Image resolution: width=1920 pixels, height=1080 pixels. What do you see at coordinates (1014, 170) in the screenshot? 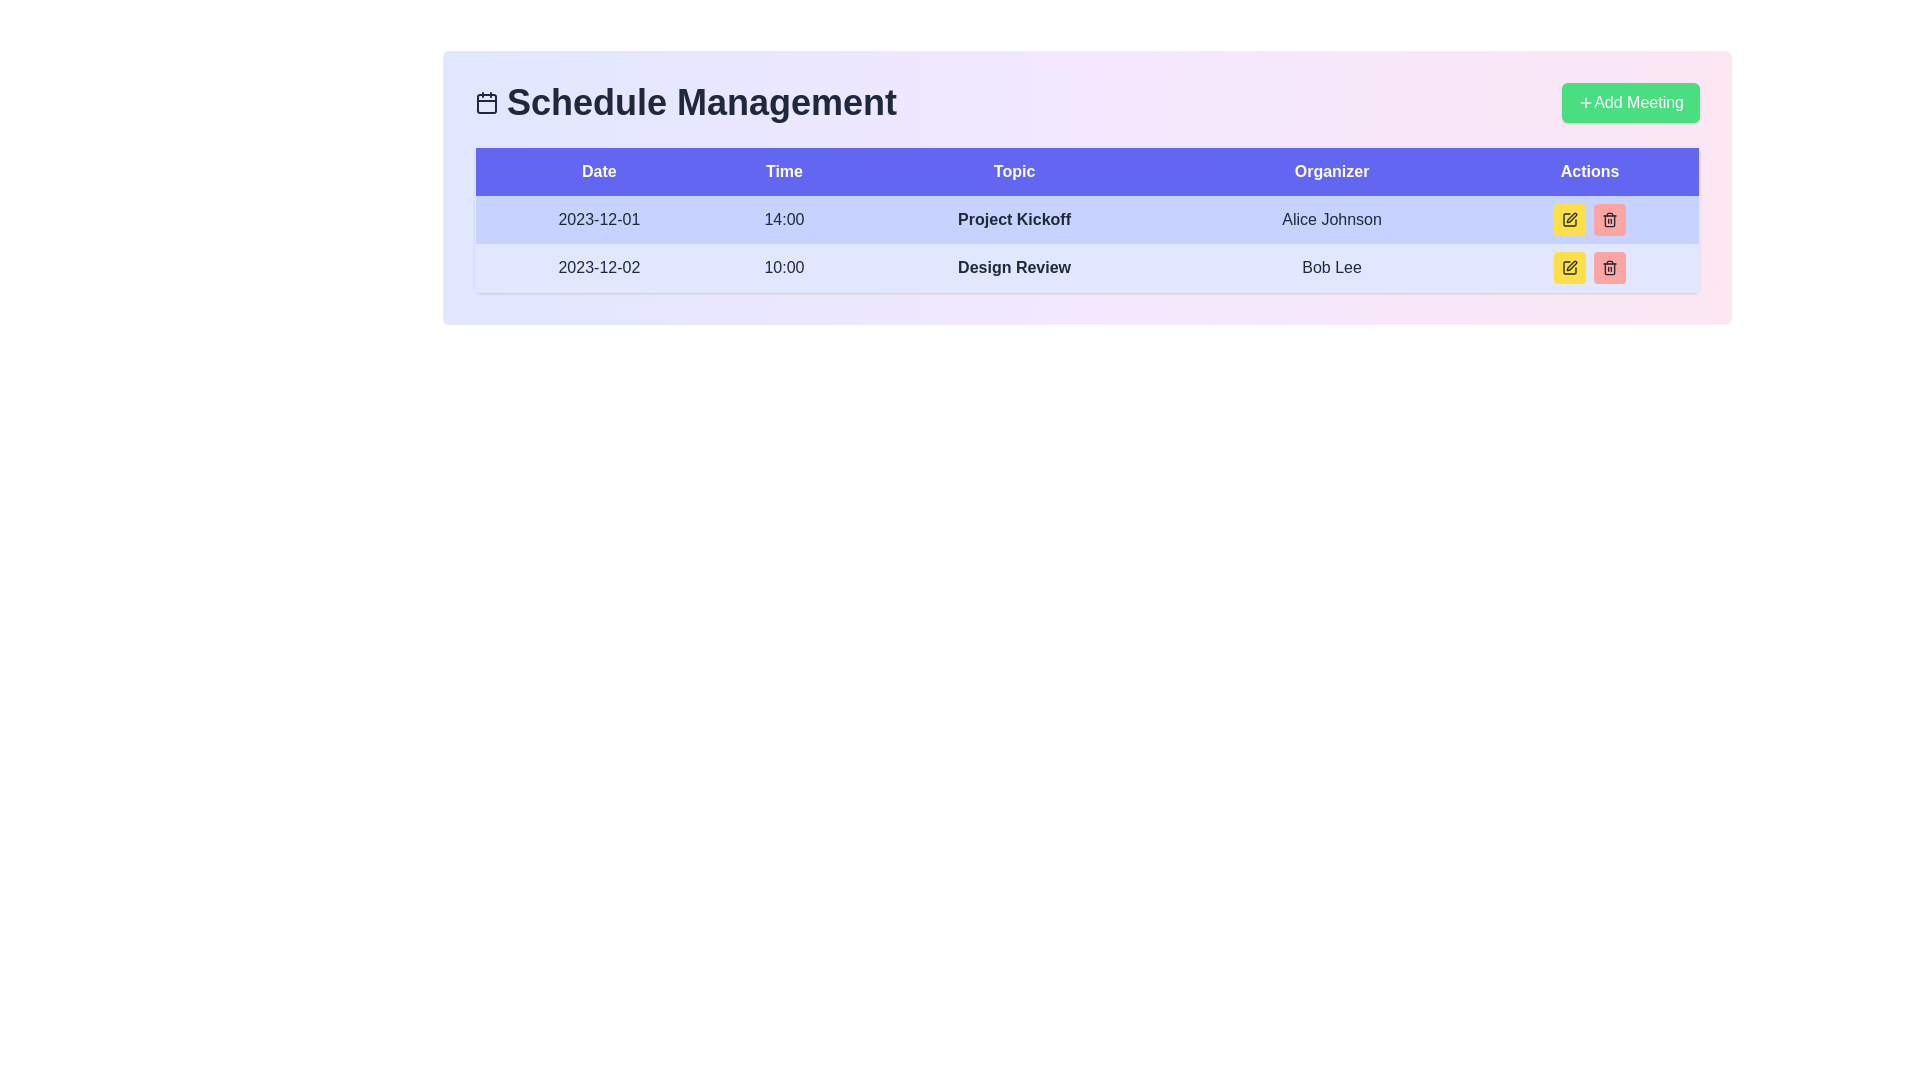
I see `the text label 'Topic' which is displayed in white font and is part of the header row in a table structure, located between the 'Time' and 'Organizer' column headers` at bounding box center [1014, 170].